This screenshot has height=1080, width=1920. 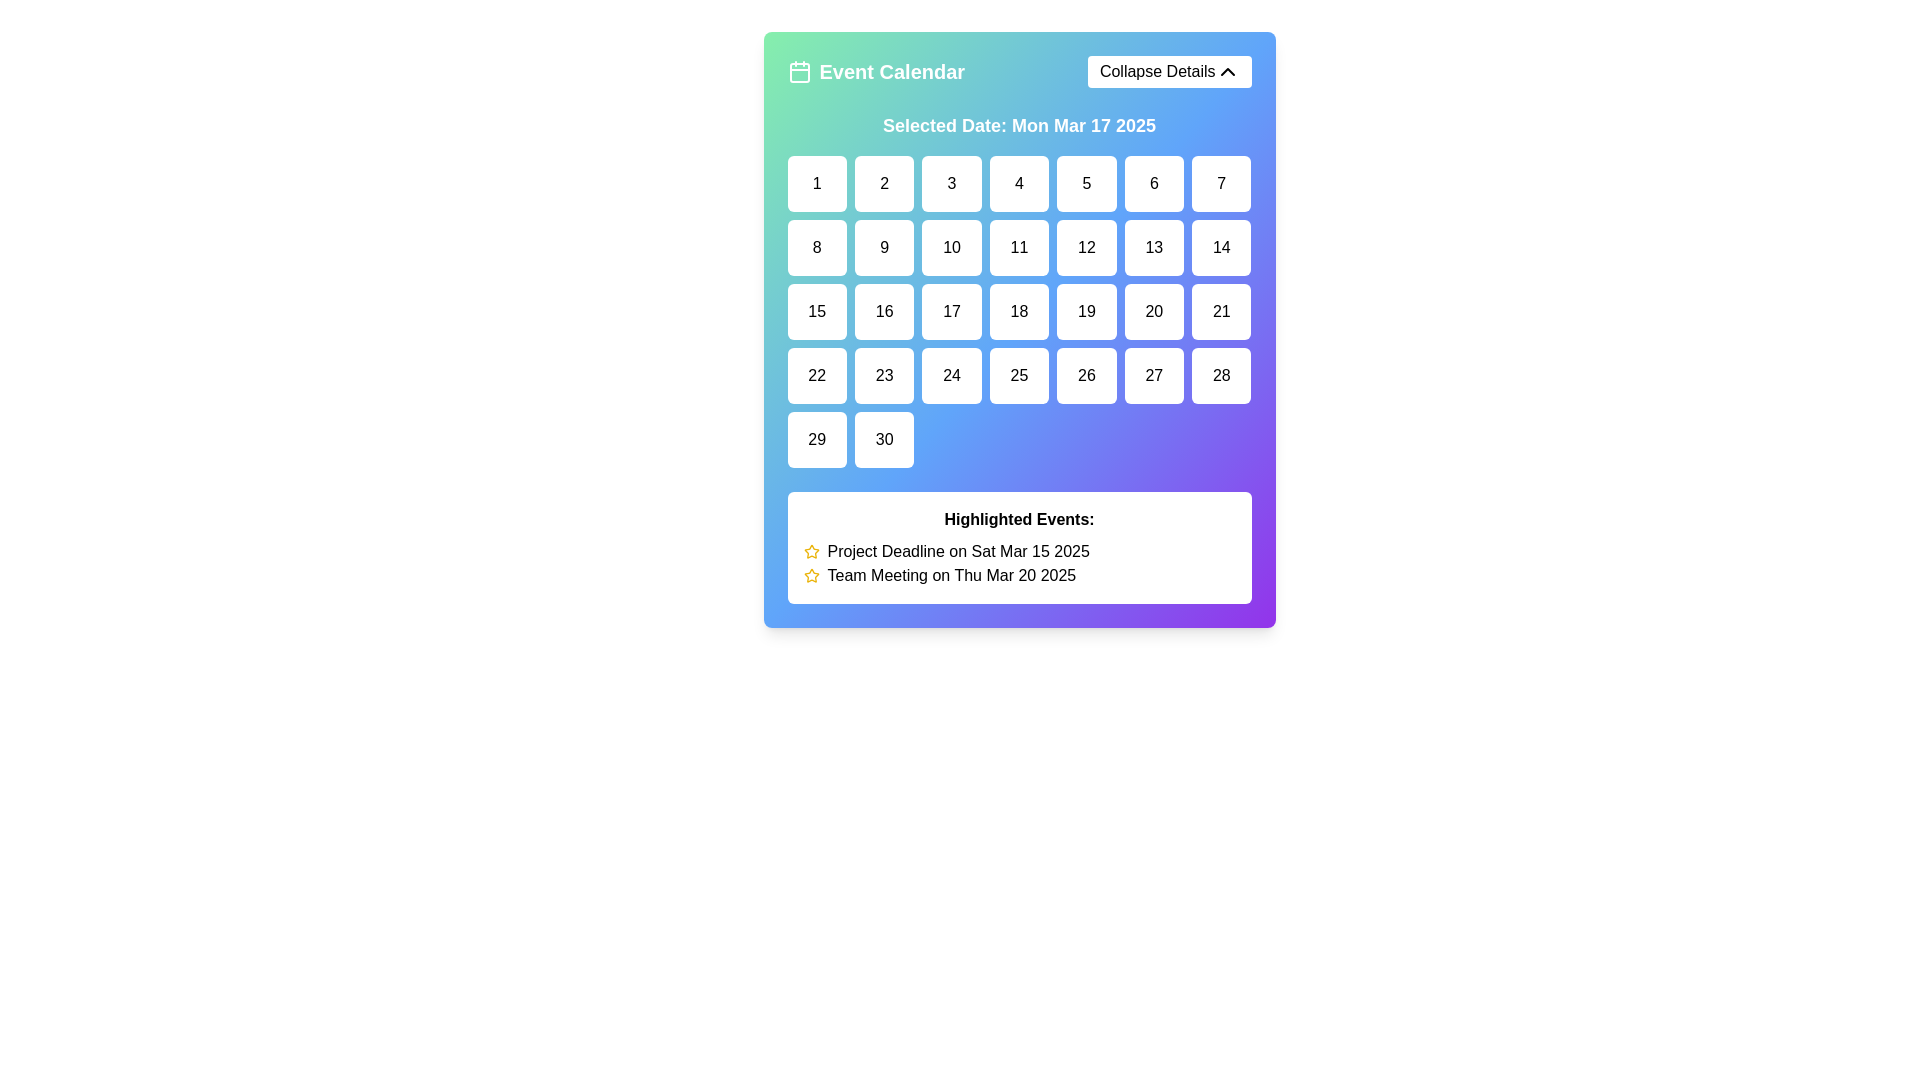 What do you see at coordinates (1226, 71) in the screenshot?
I see `chevron-up icon located at the rightmost side of the 'Collapse Details' button in the top-right corner of the interface` at bounding box center [1226, 71].